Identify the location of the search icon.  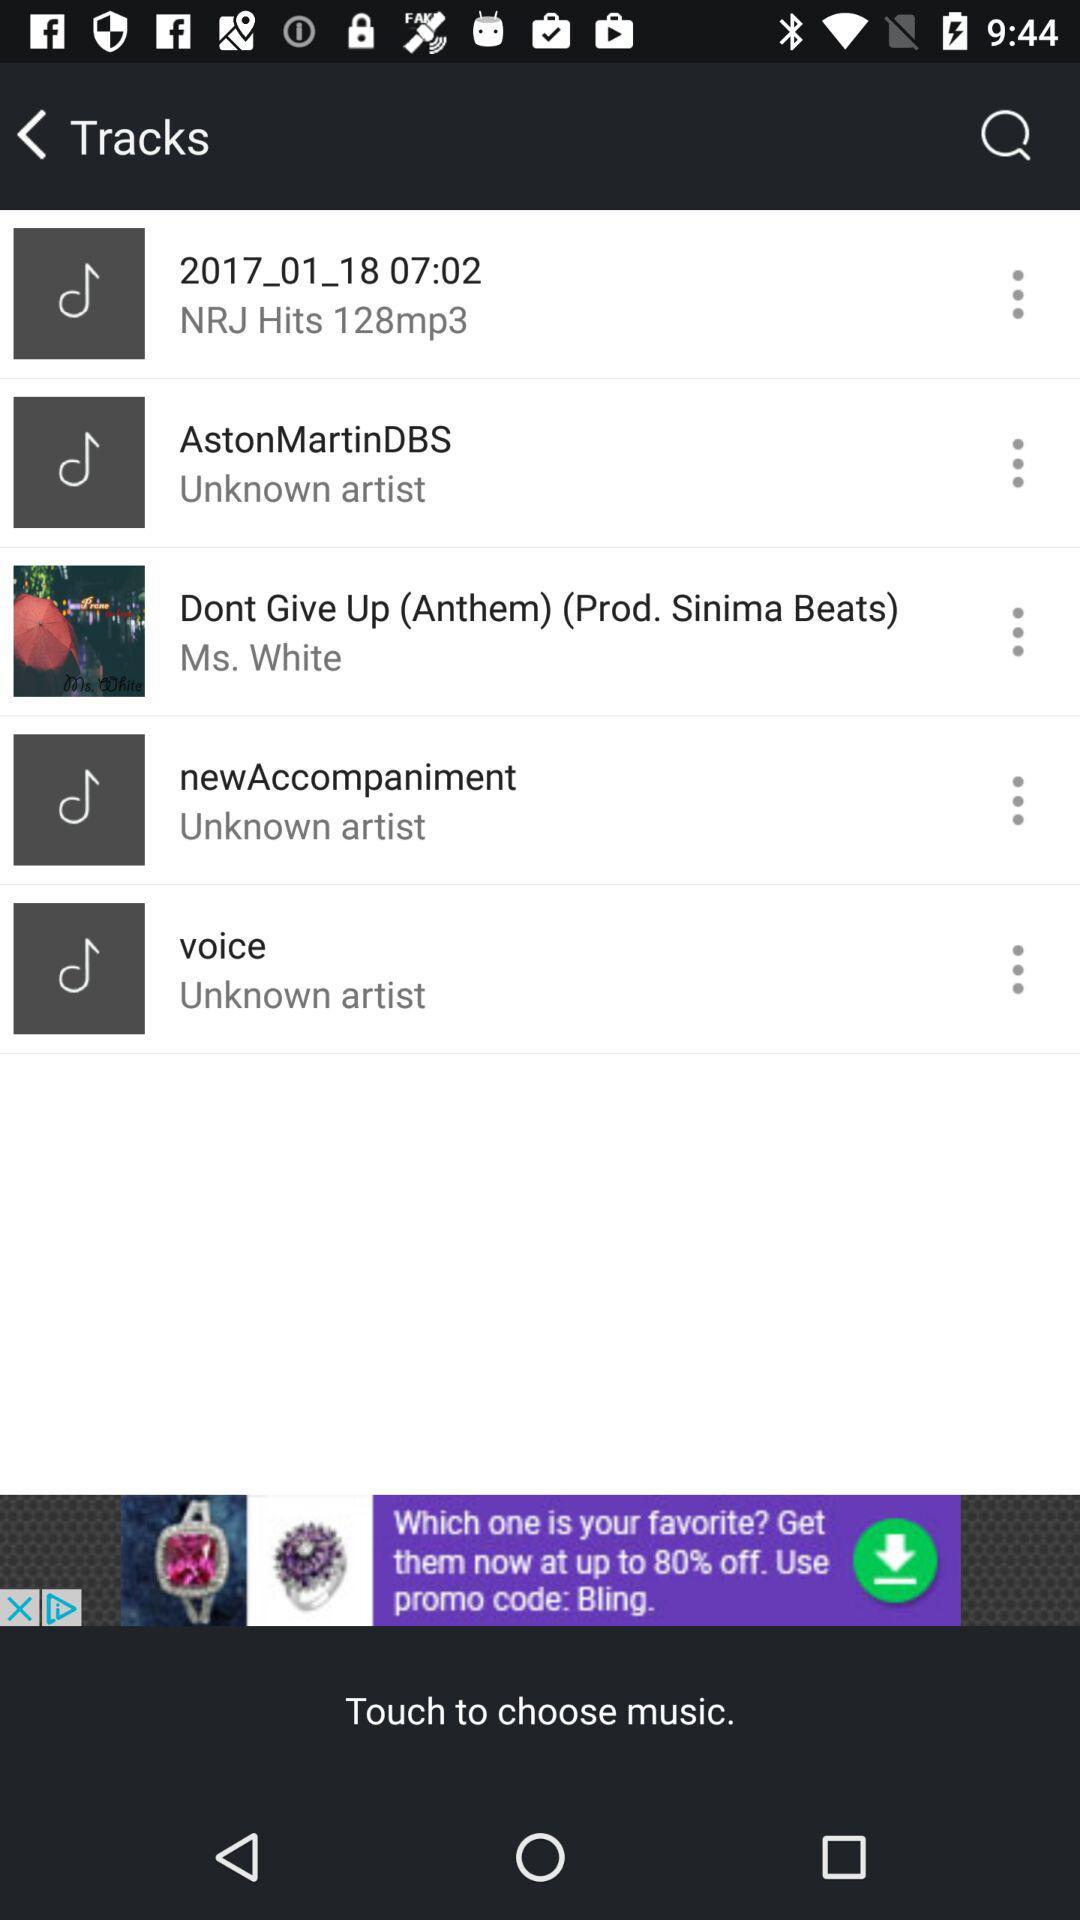
(1006, 135).